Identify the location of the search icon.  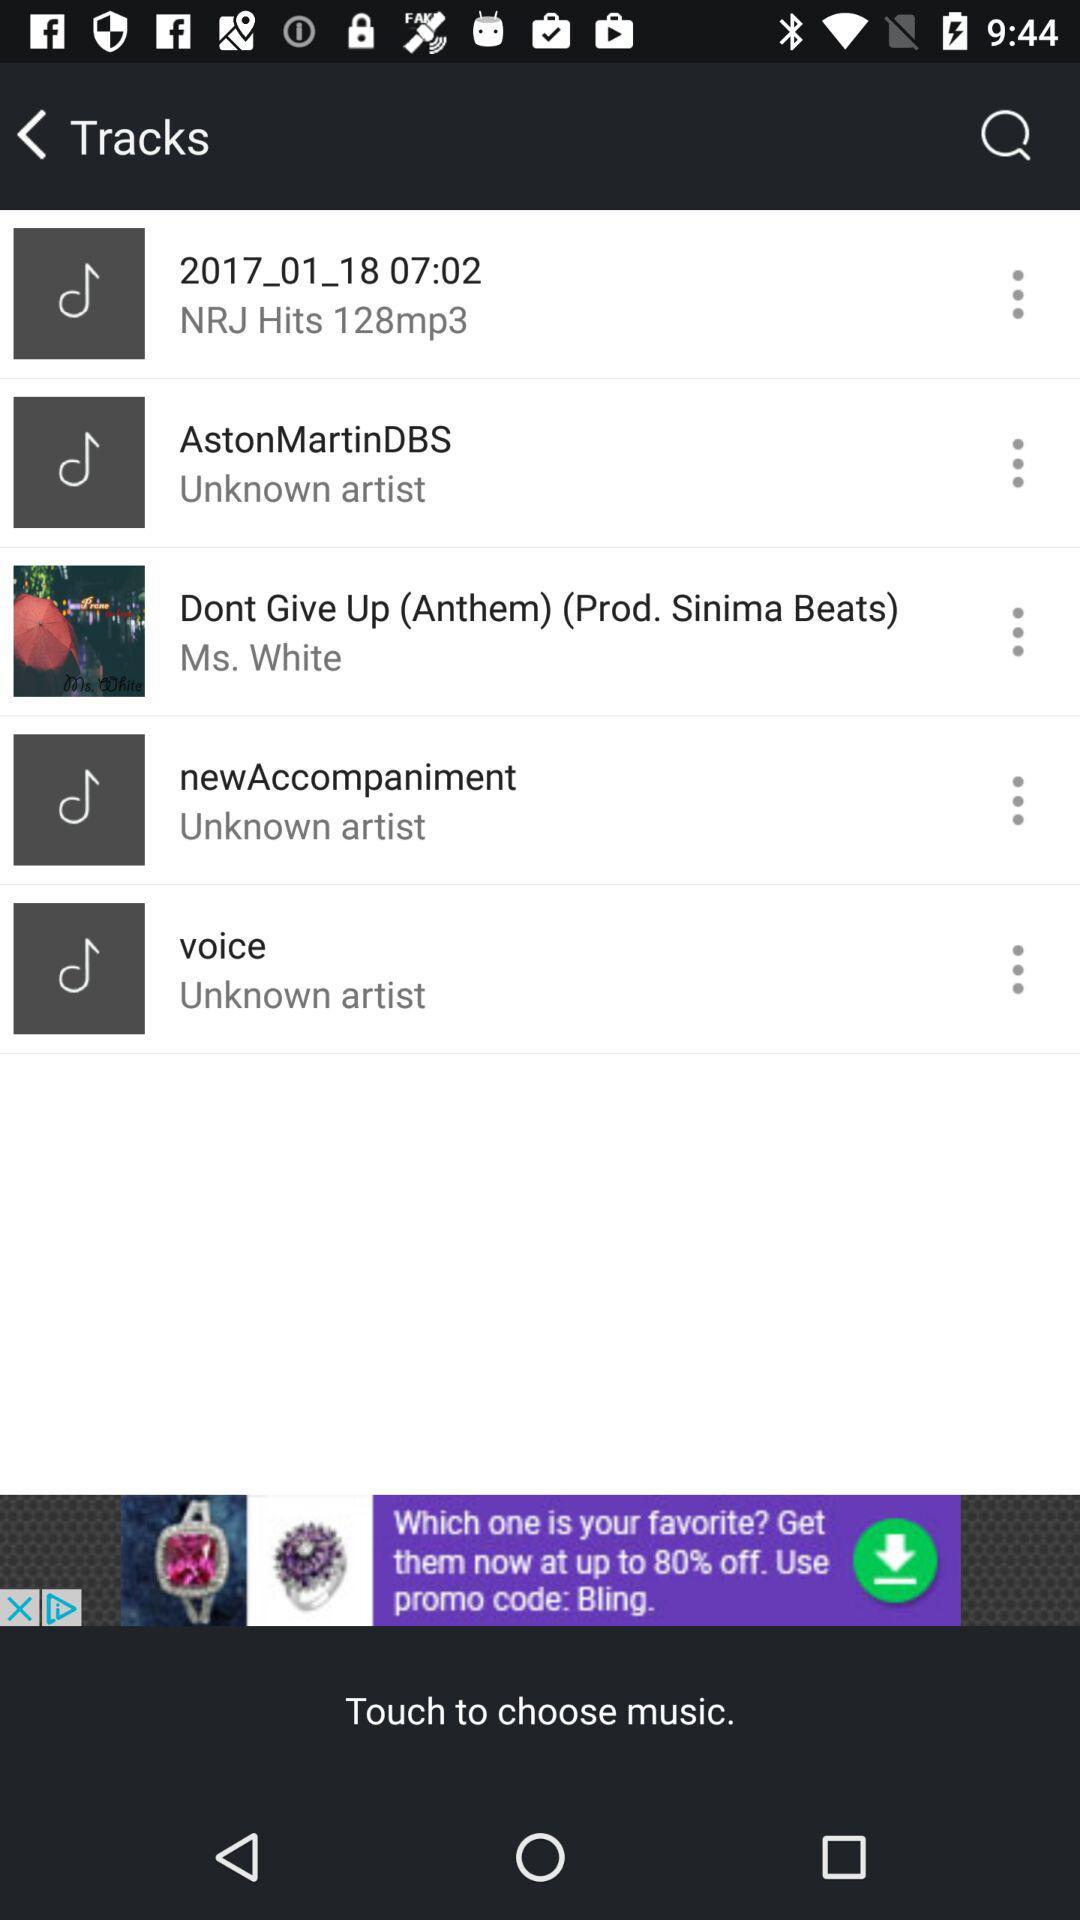
(1006, 135).